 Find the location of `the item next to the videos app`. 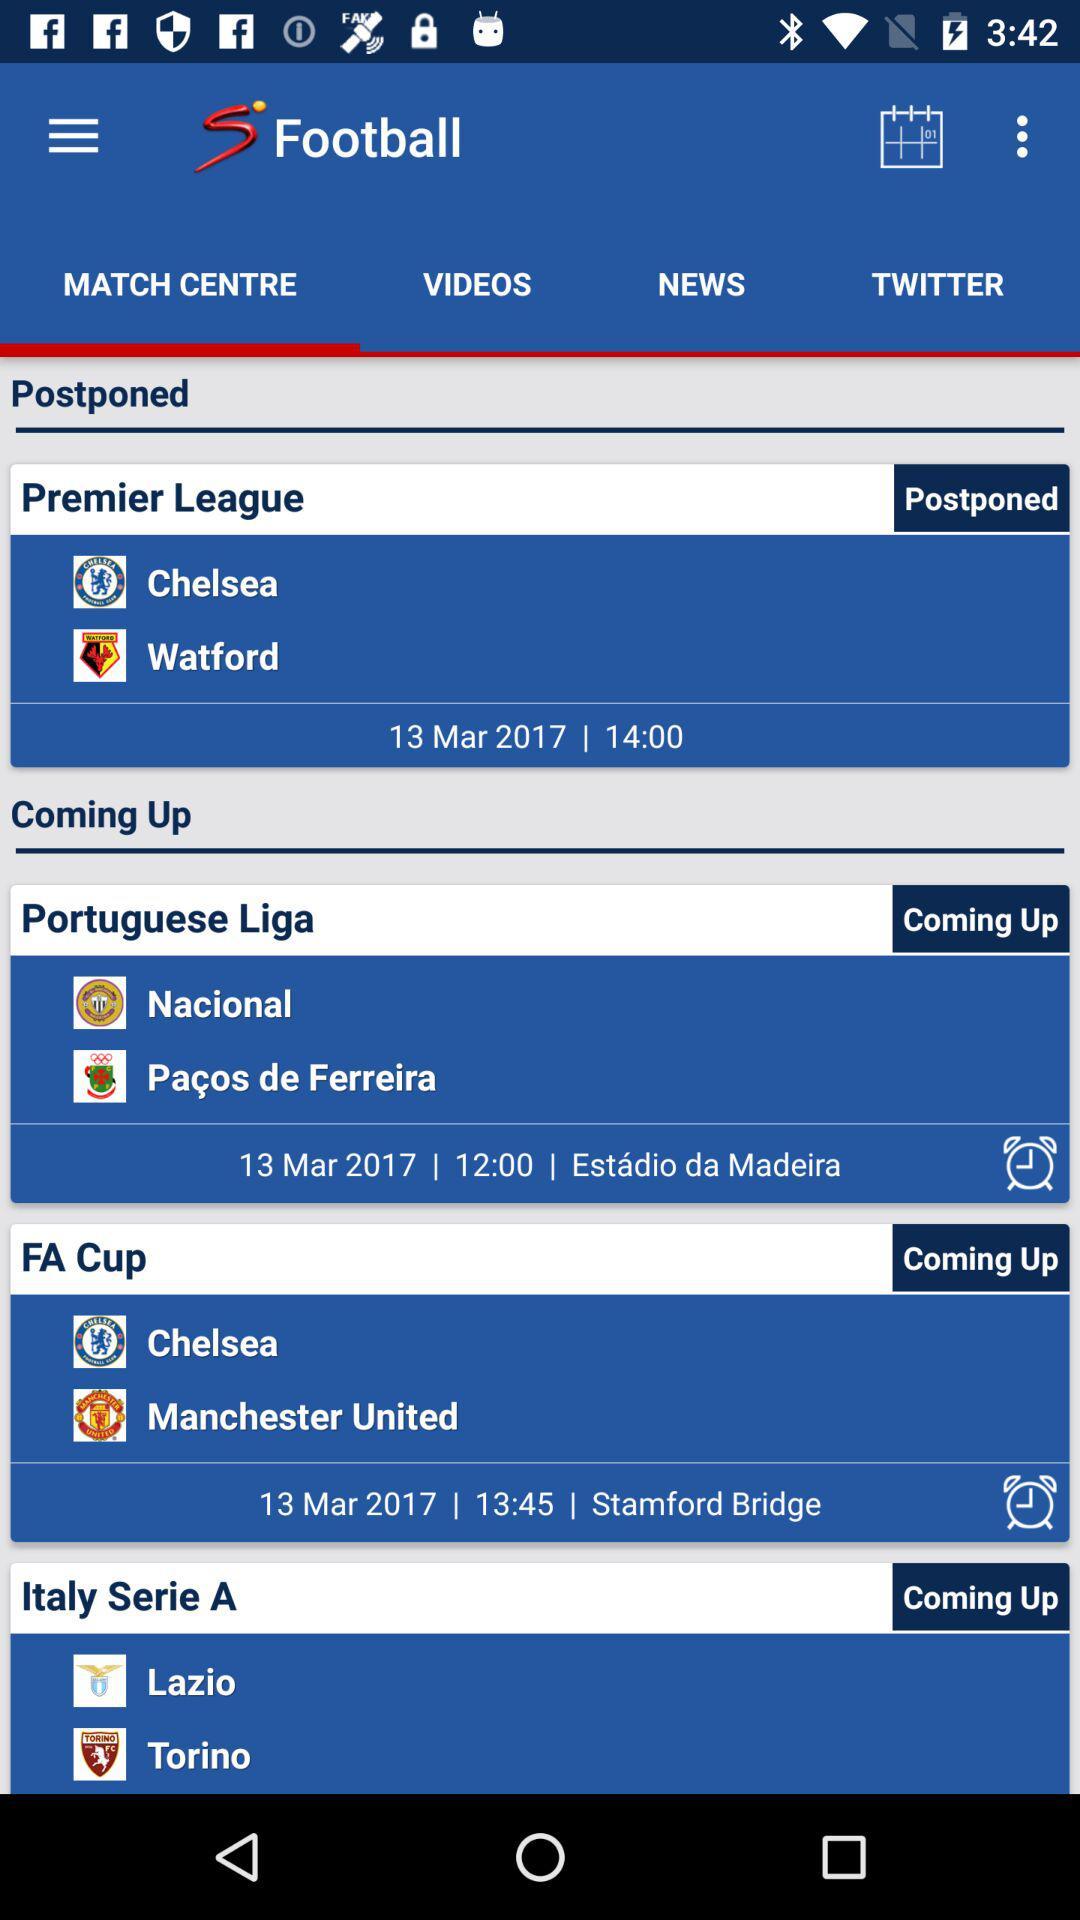

the item next to the videos app is located at coordinates (180, 282).